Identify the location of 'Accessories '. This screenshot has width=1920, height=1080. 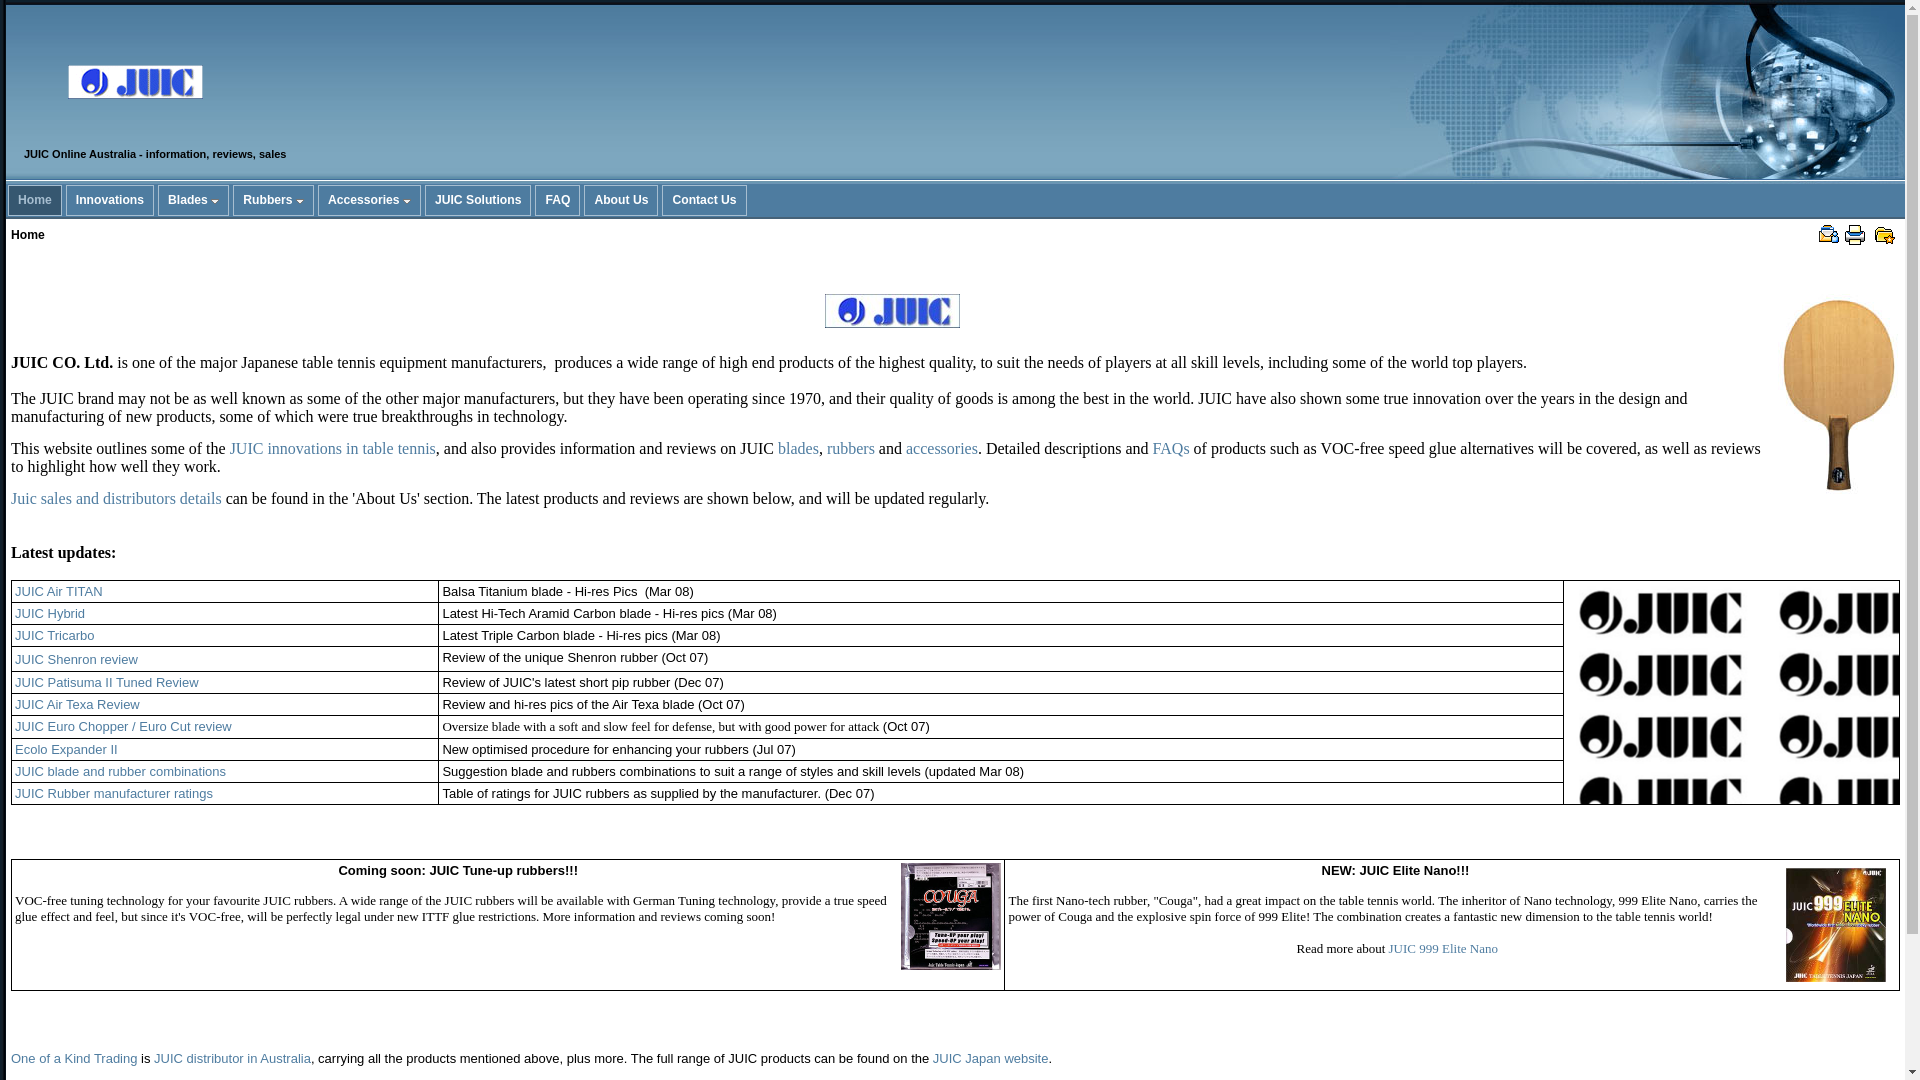
(369, 200).